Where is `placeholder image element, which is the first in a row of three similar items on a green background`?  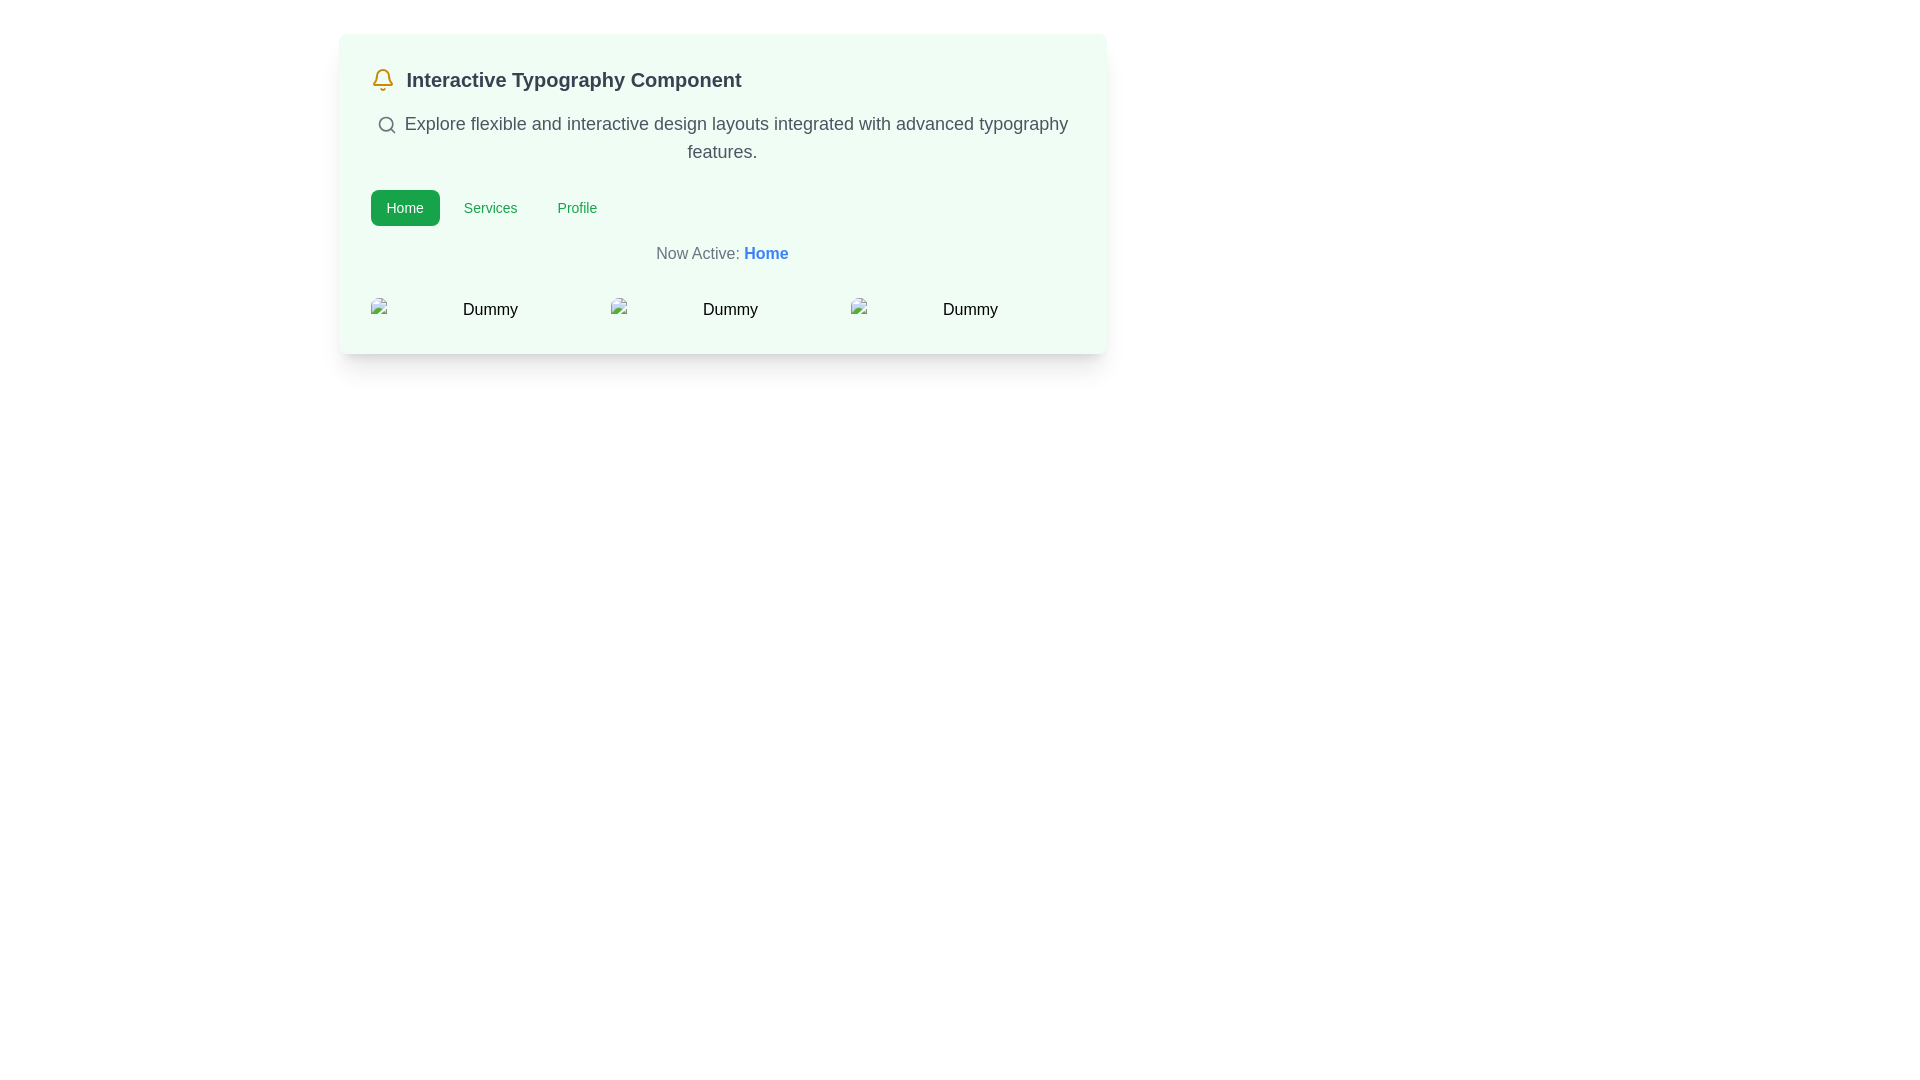 placeholder image element, which is the first in a row of three similar items on a green background is located at coordinates (482, 309).